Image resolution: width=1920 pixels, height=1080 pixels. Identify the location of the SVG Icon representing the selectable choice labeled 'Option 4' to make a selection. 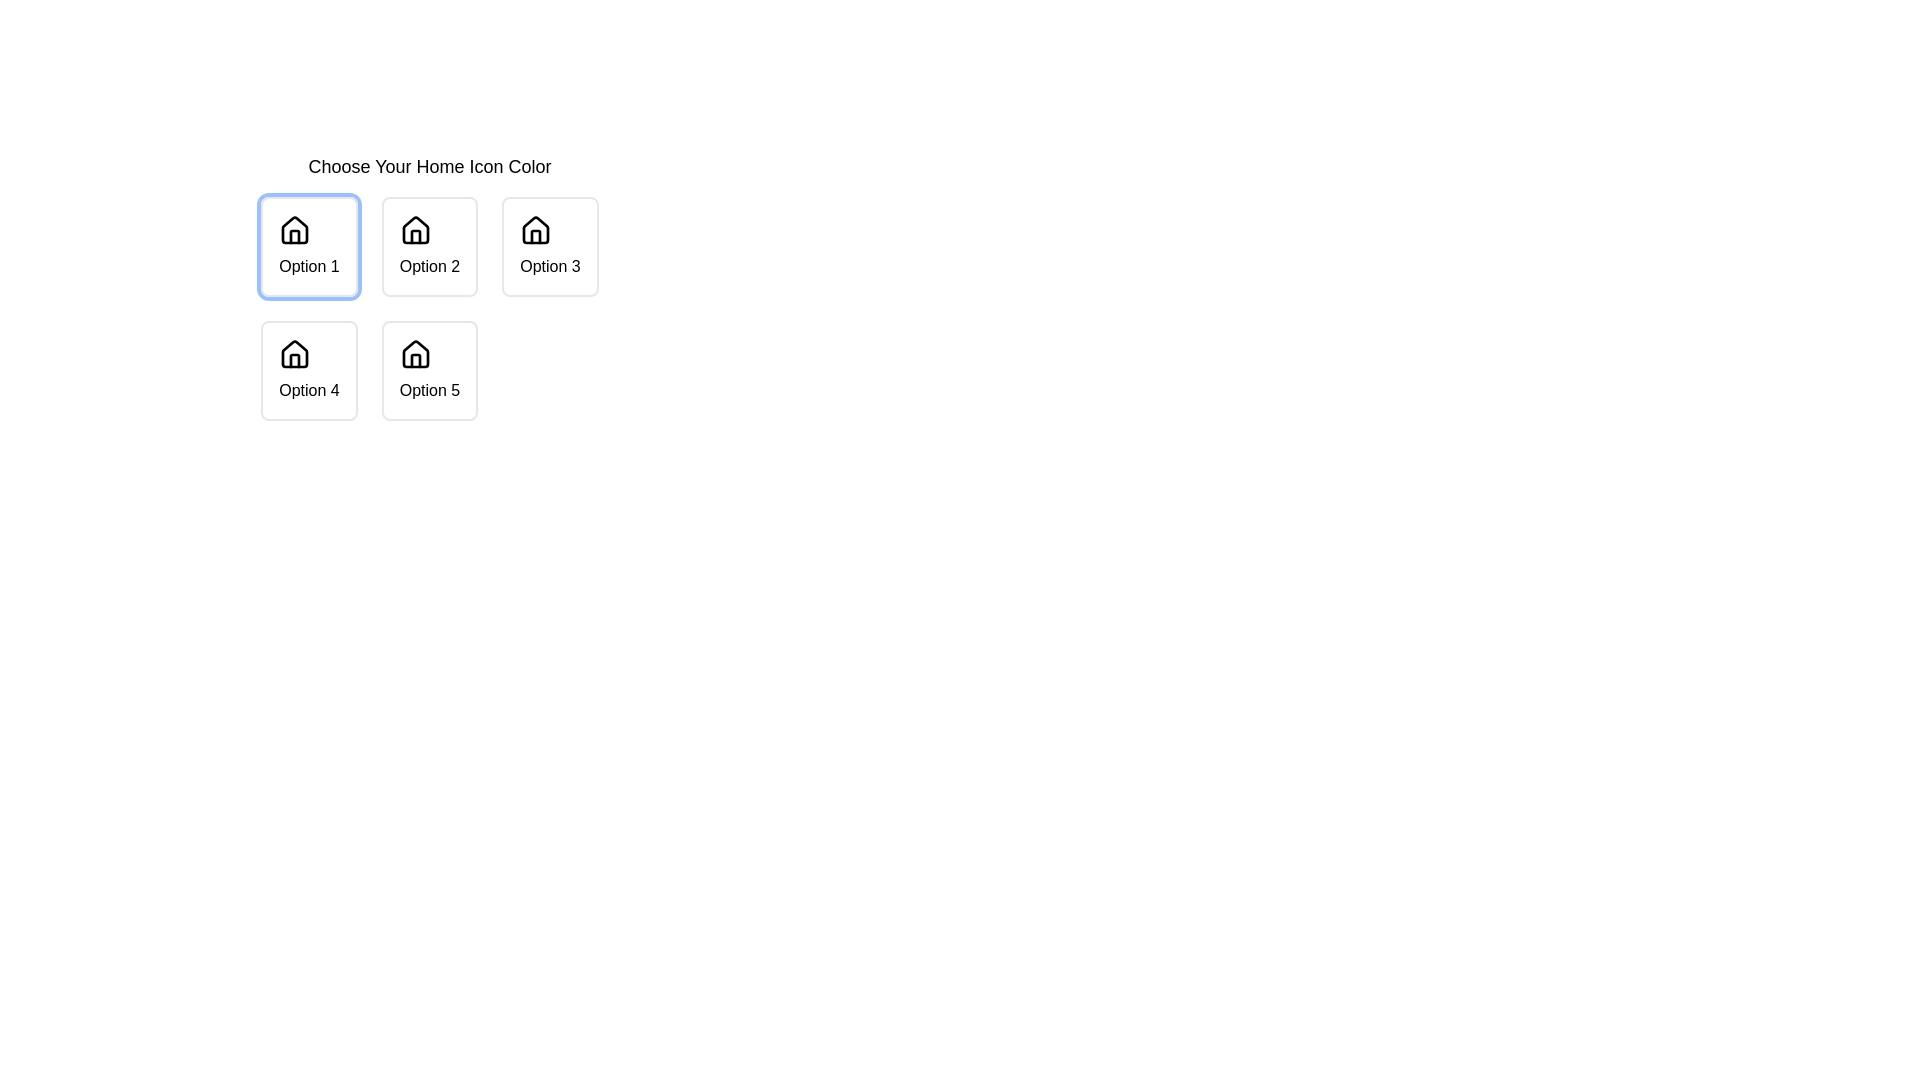
(294, 353).